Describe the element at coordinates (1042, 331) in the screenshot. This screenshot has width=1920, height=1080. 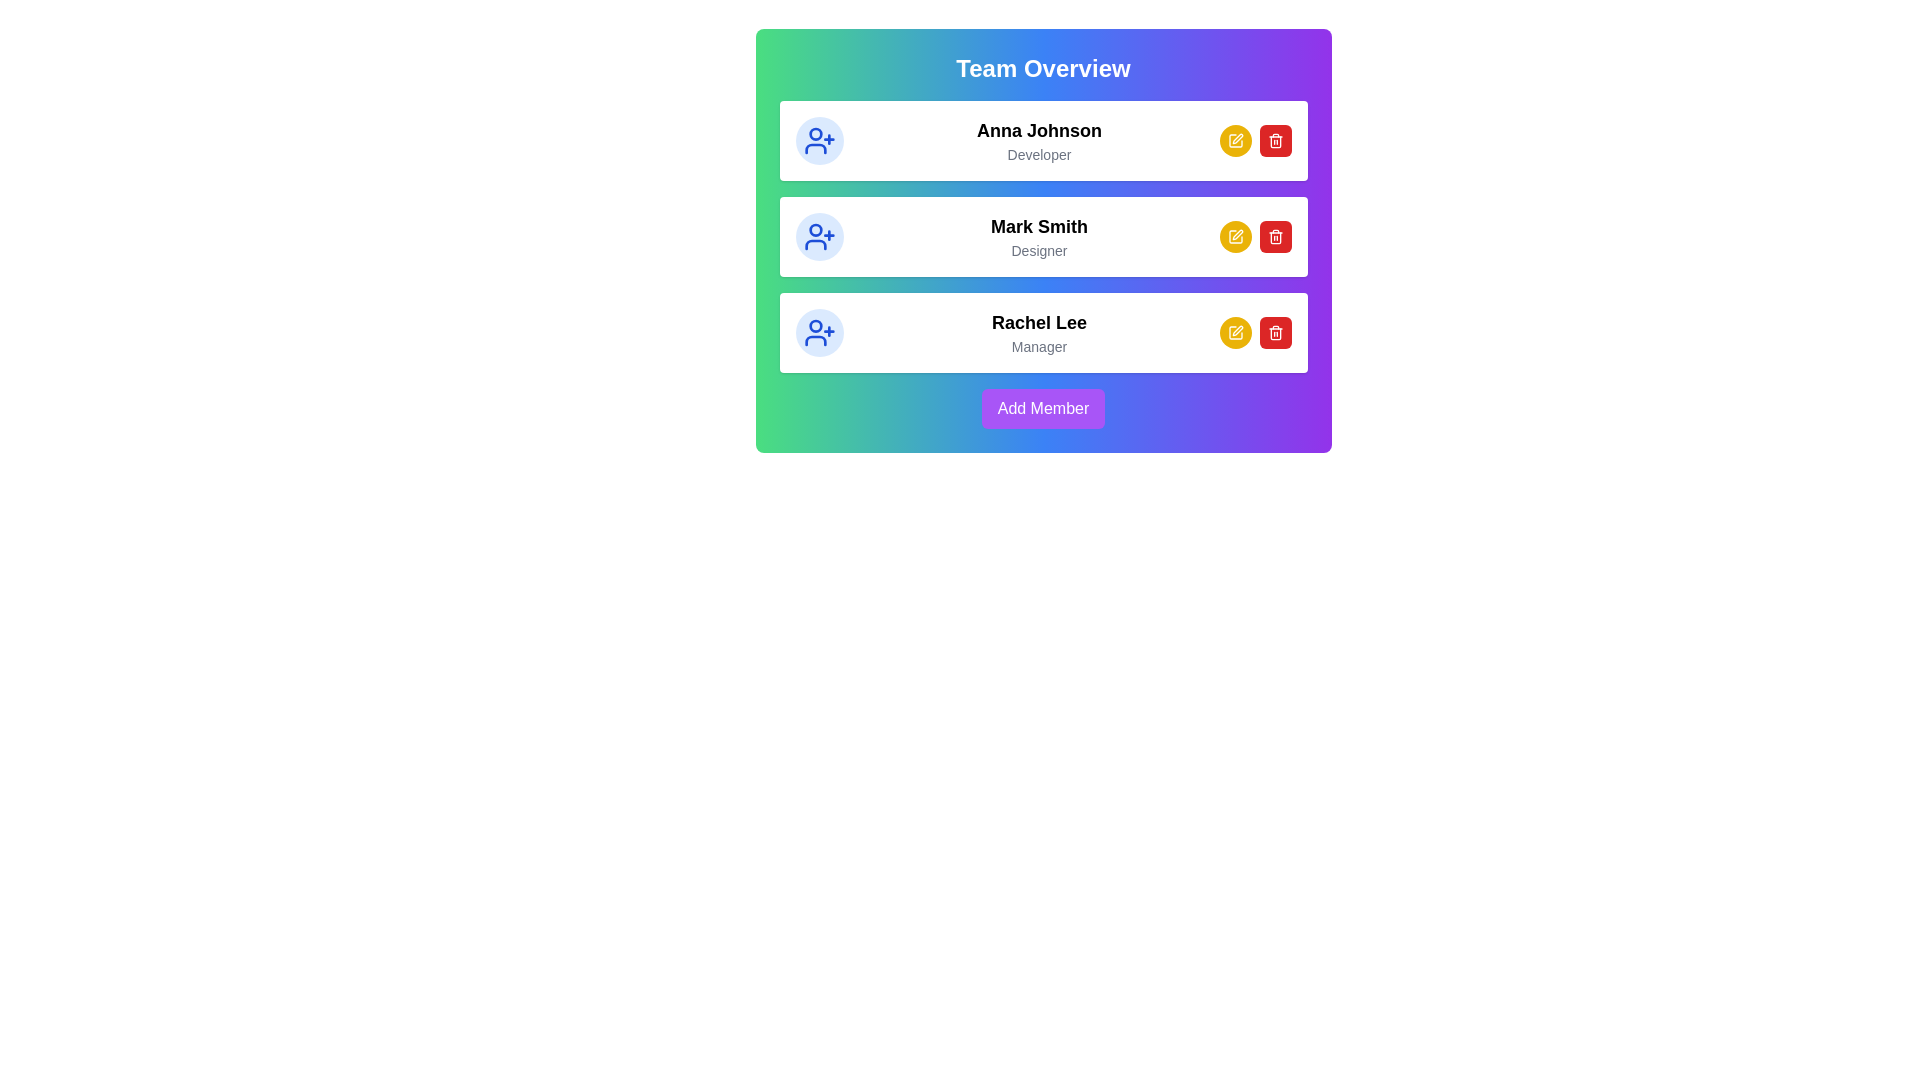
I see `the third card in the 'Team Overview' section` at that location.